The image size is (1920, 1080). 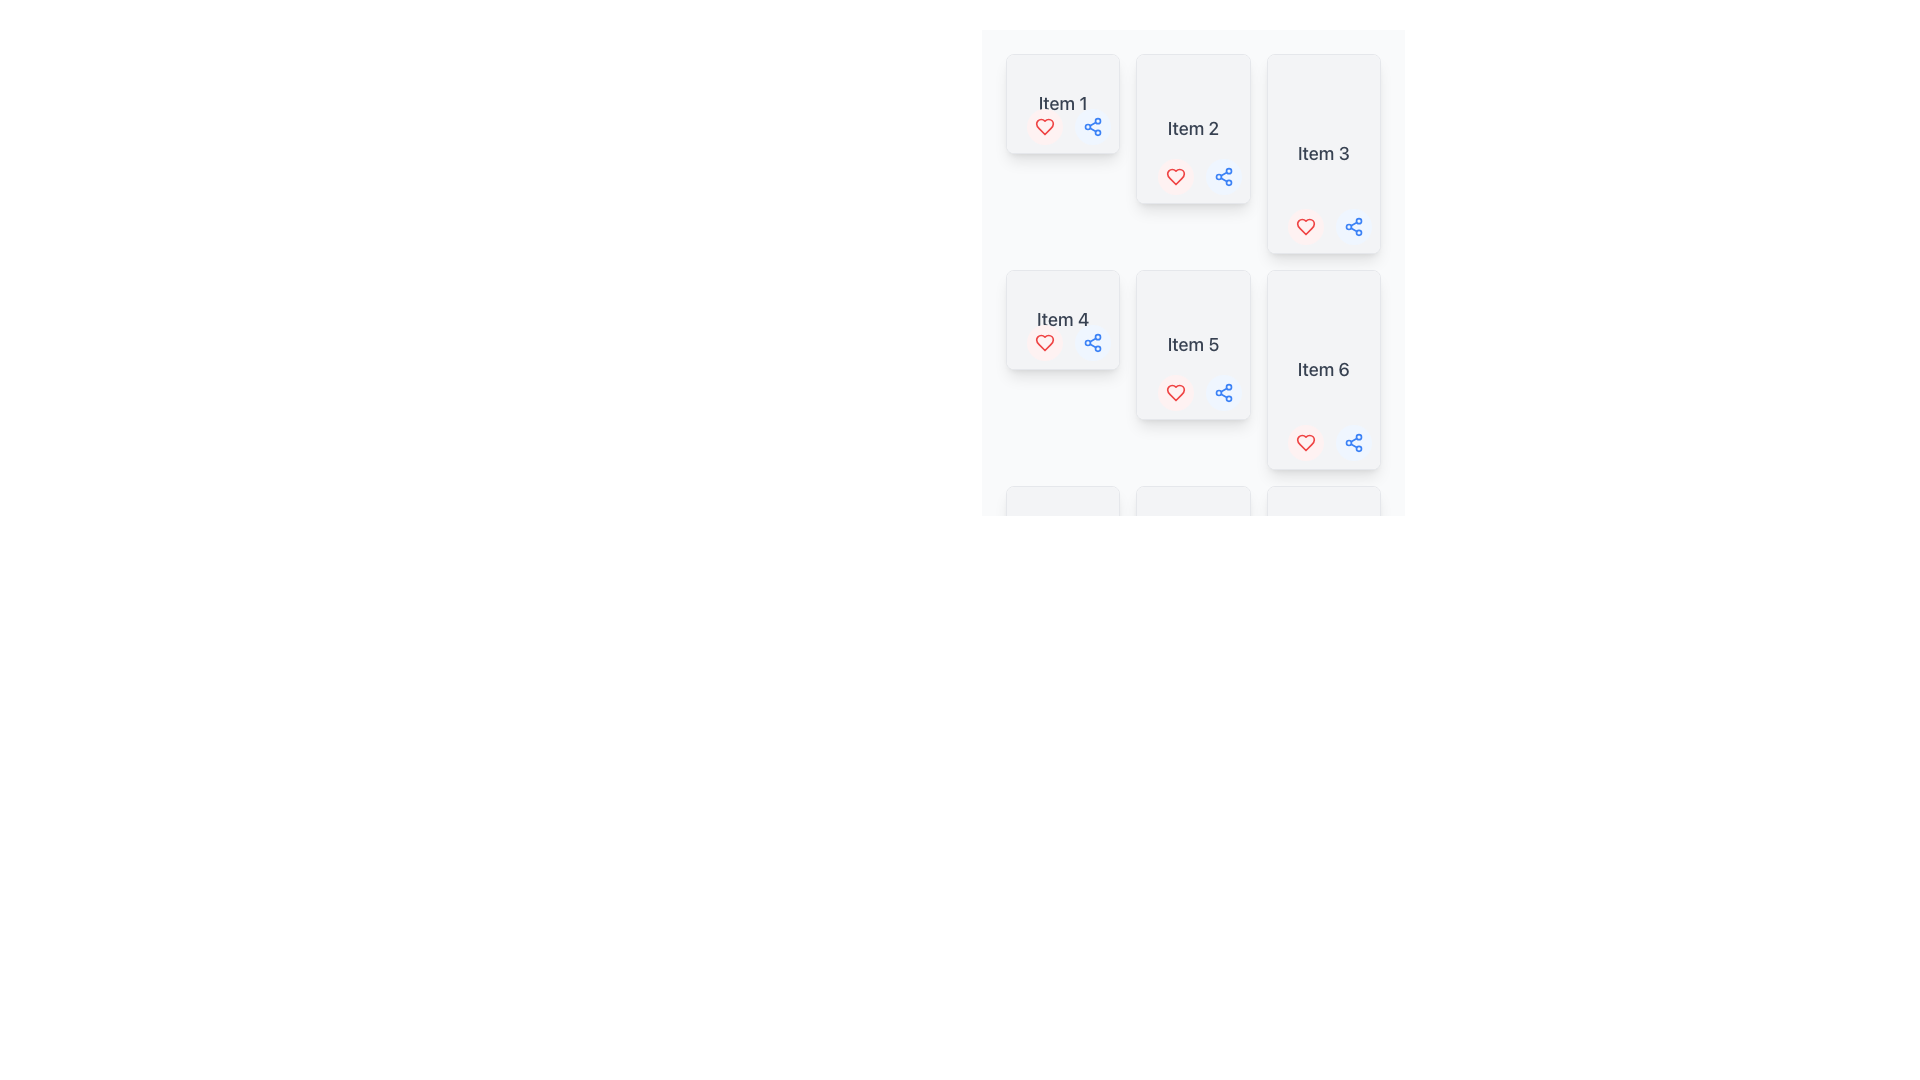 What do you see at coordinates (1044, 342) in the screenshot?
I see `the circular button with a light red background and red heart icon located in the lower-right corner of the card labeled 'Item 4'` at bounding box center [1044, 342].